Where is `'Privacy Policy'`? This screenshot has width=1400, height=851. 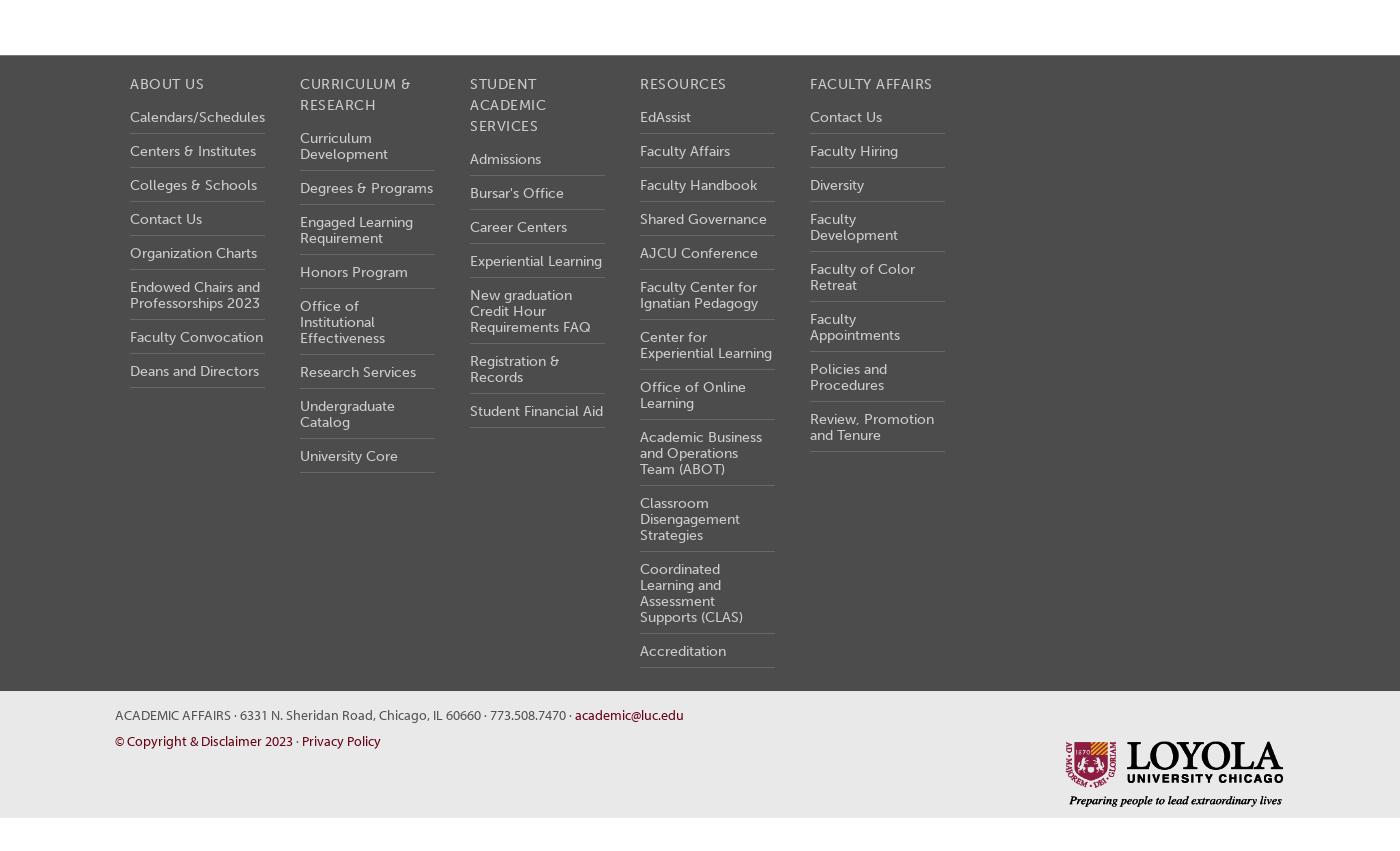
'Privacy Policy' is located at coordinates (301, 740).